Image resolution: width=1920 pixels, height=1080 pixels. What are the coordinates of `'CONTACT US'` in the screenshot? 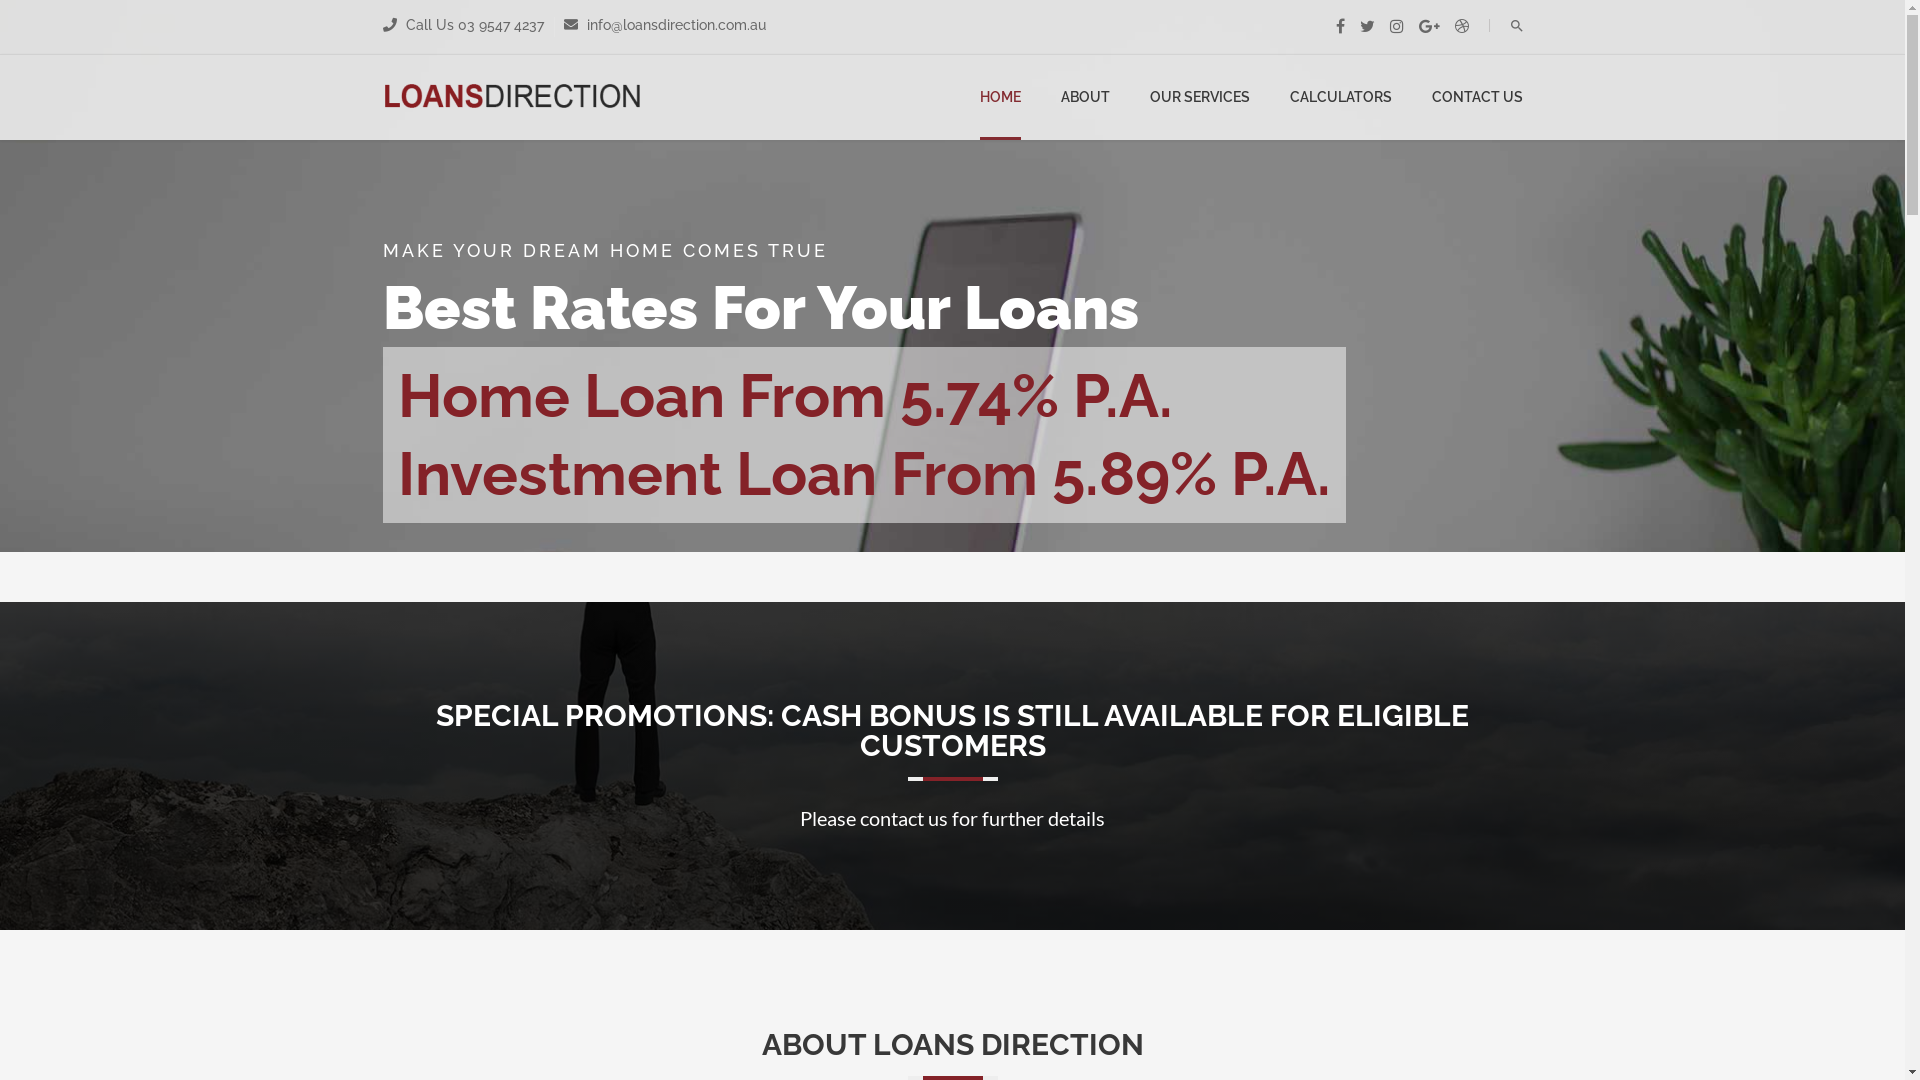 It's located at (1430, 97).